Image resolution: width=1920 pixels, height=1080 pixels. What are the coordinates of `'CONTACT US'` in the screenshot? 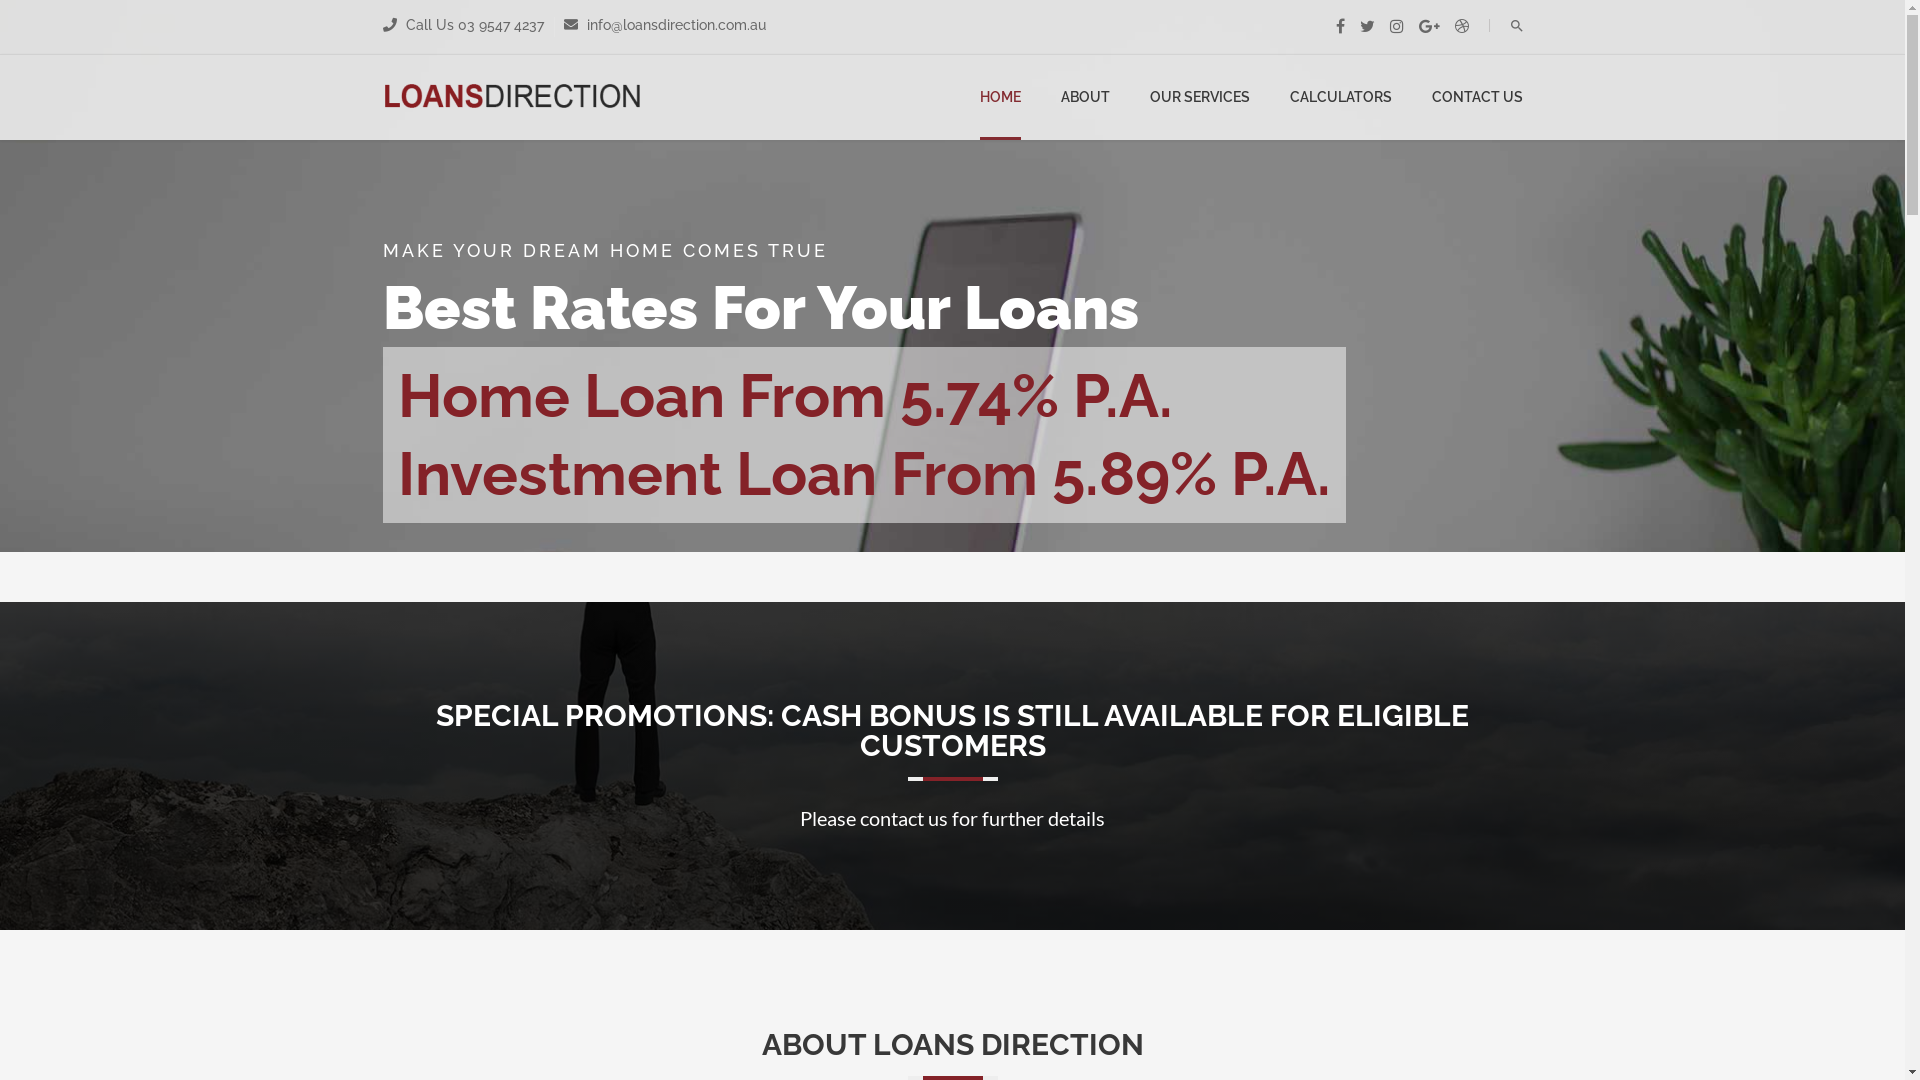 It's located at (1430, 97).